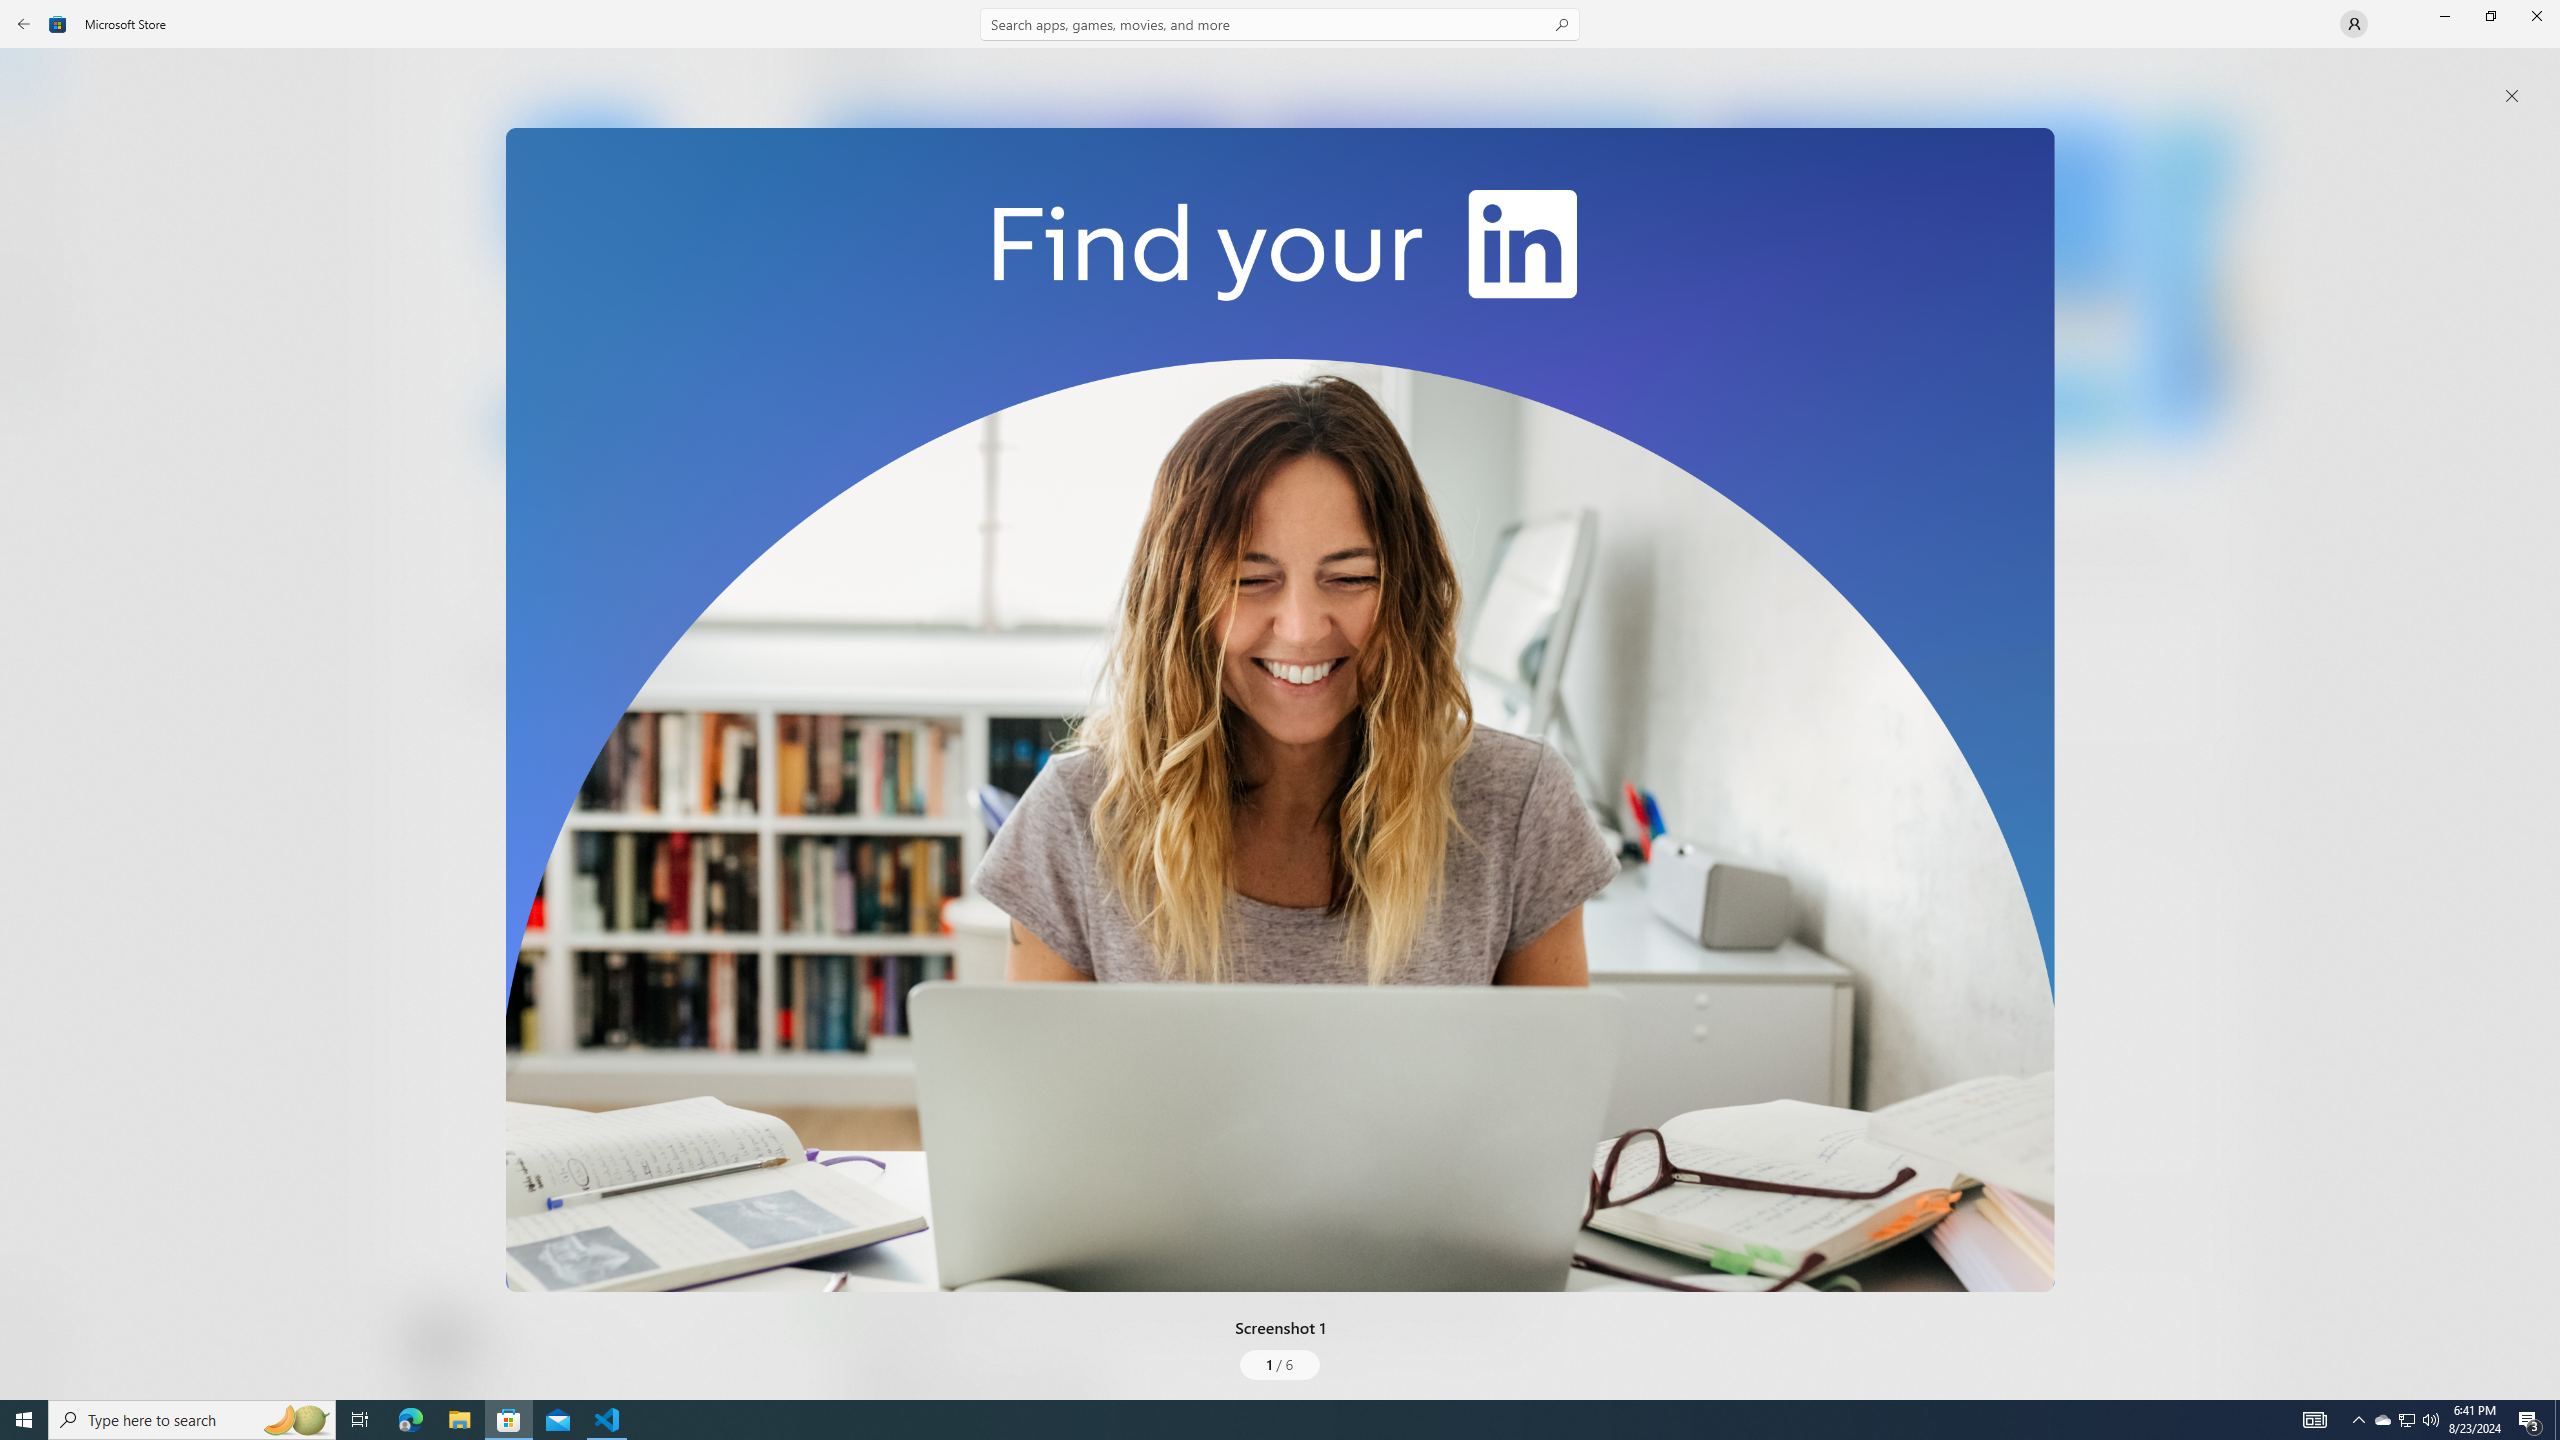  I want to click on 'Screenshot 1', so click(1280, 708).